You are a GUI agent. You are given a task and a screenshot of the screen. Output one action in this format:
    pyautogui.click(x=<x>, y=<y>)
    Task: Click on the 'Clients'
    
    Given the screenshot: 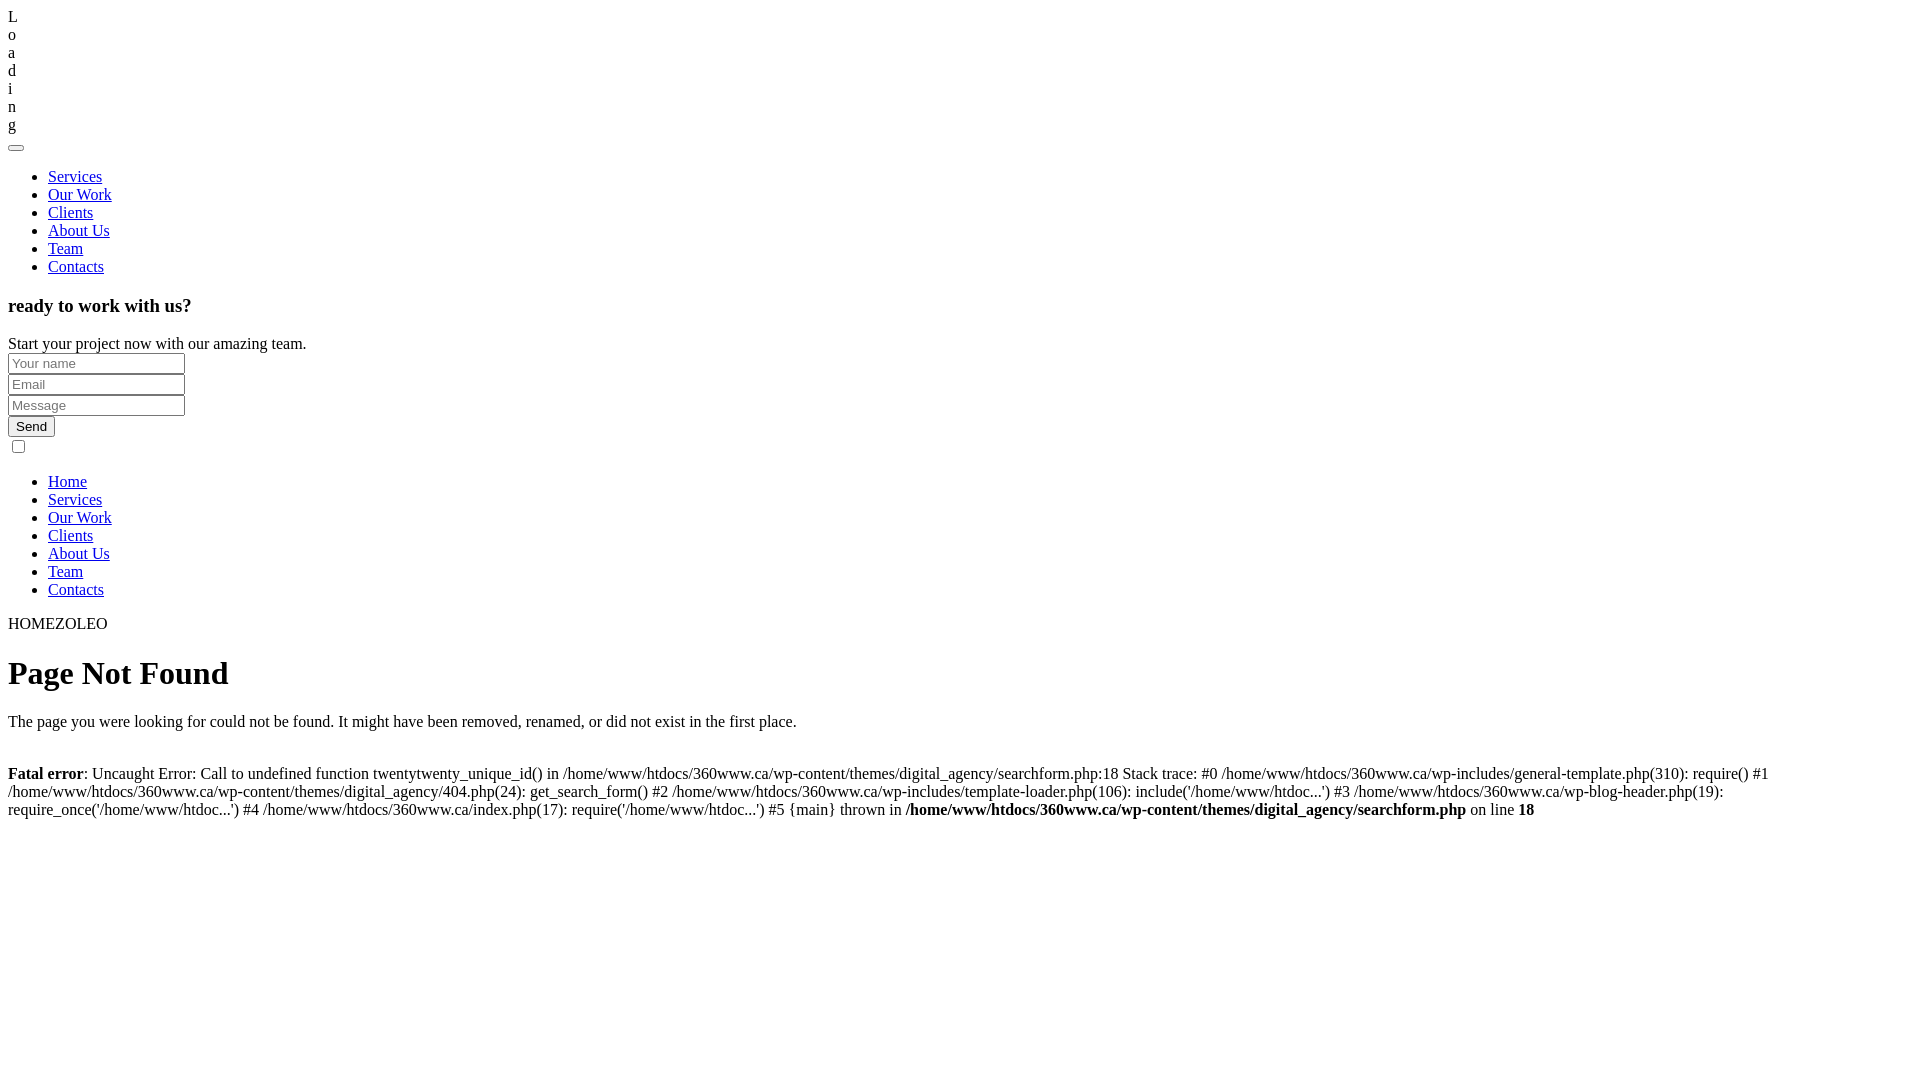 What is the action you would take?
    pyautogui.click(x=70, y=212)
    